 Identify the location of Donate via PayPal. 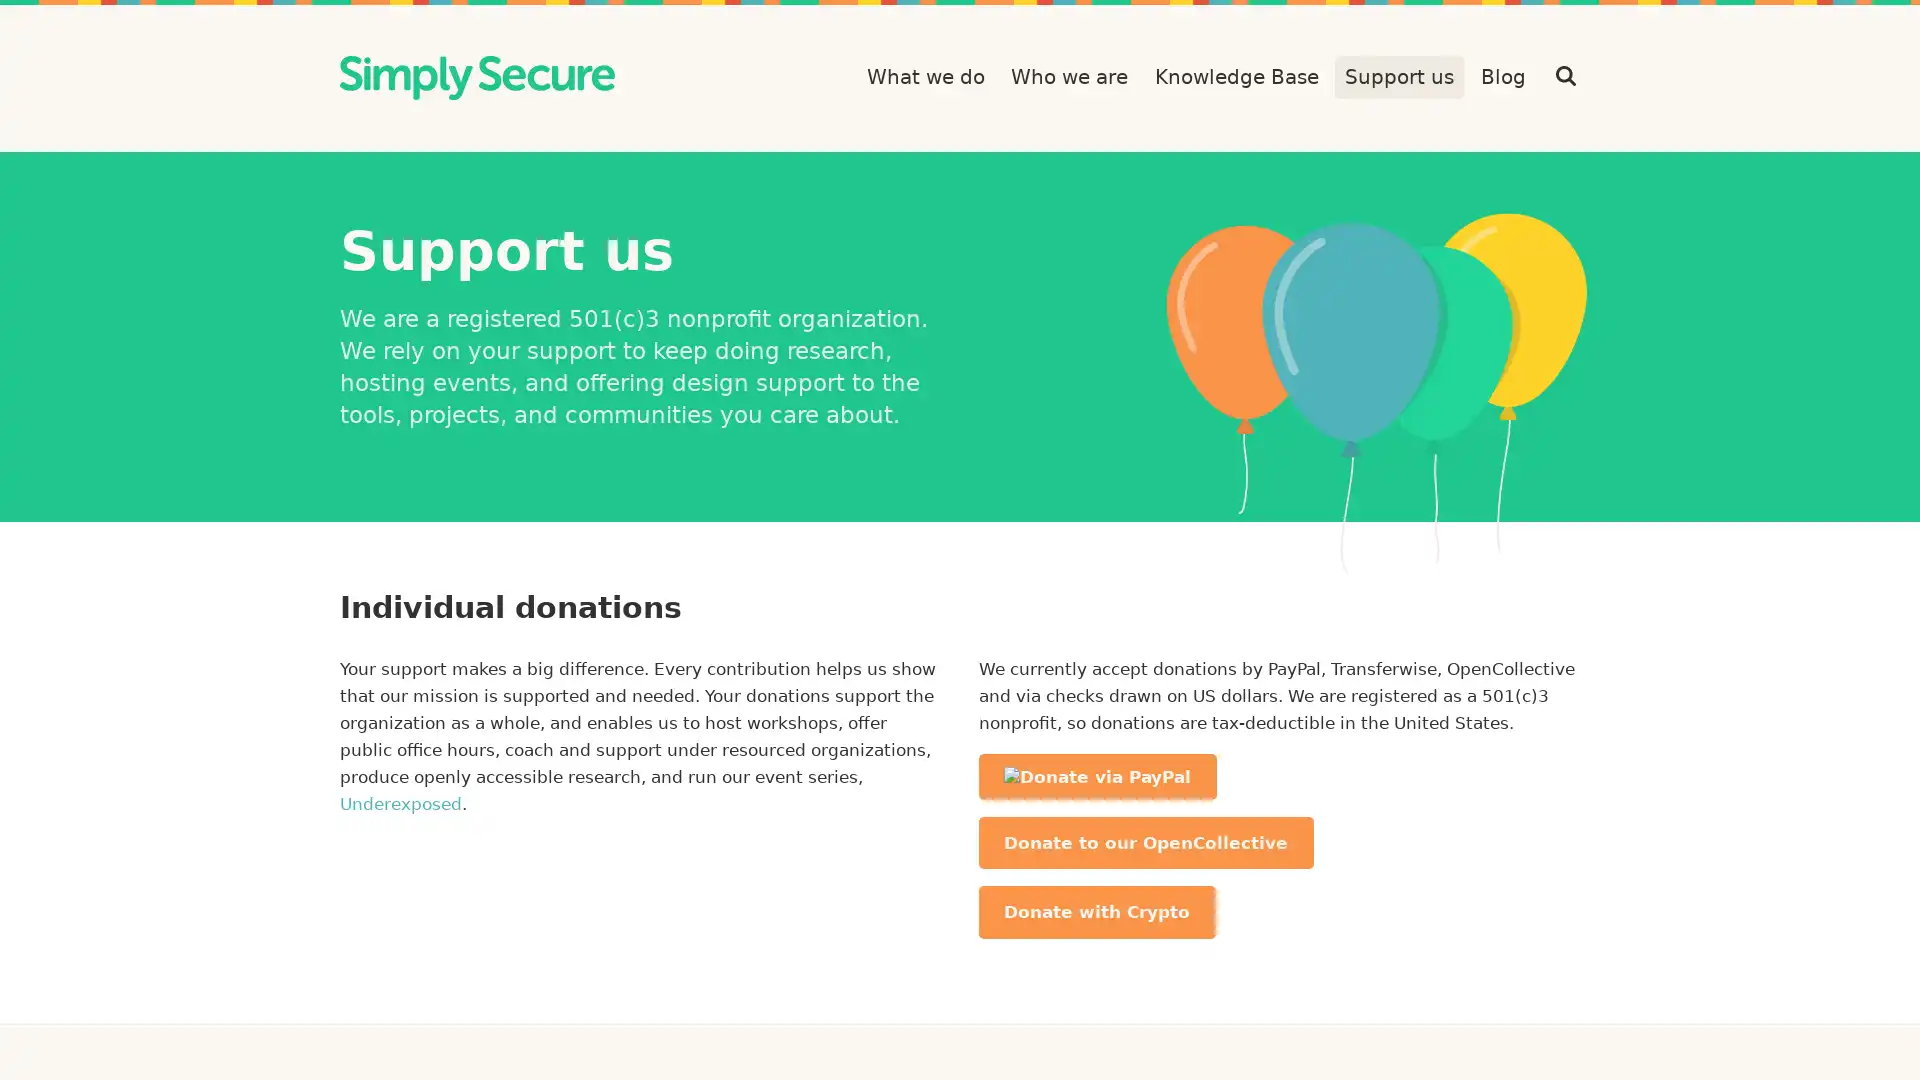
(1096, 775).